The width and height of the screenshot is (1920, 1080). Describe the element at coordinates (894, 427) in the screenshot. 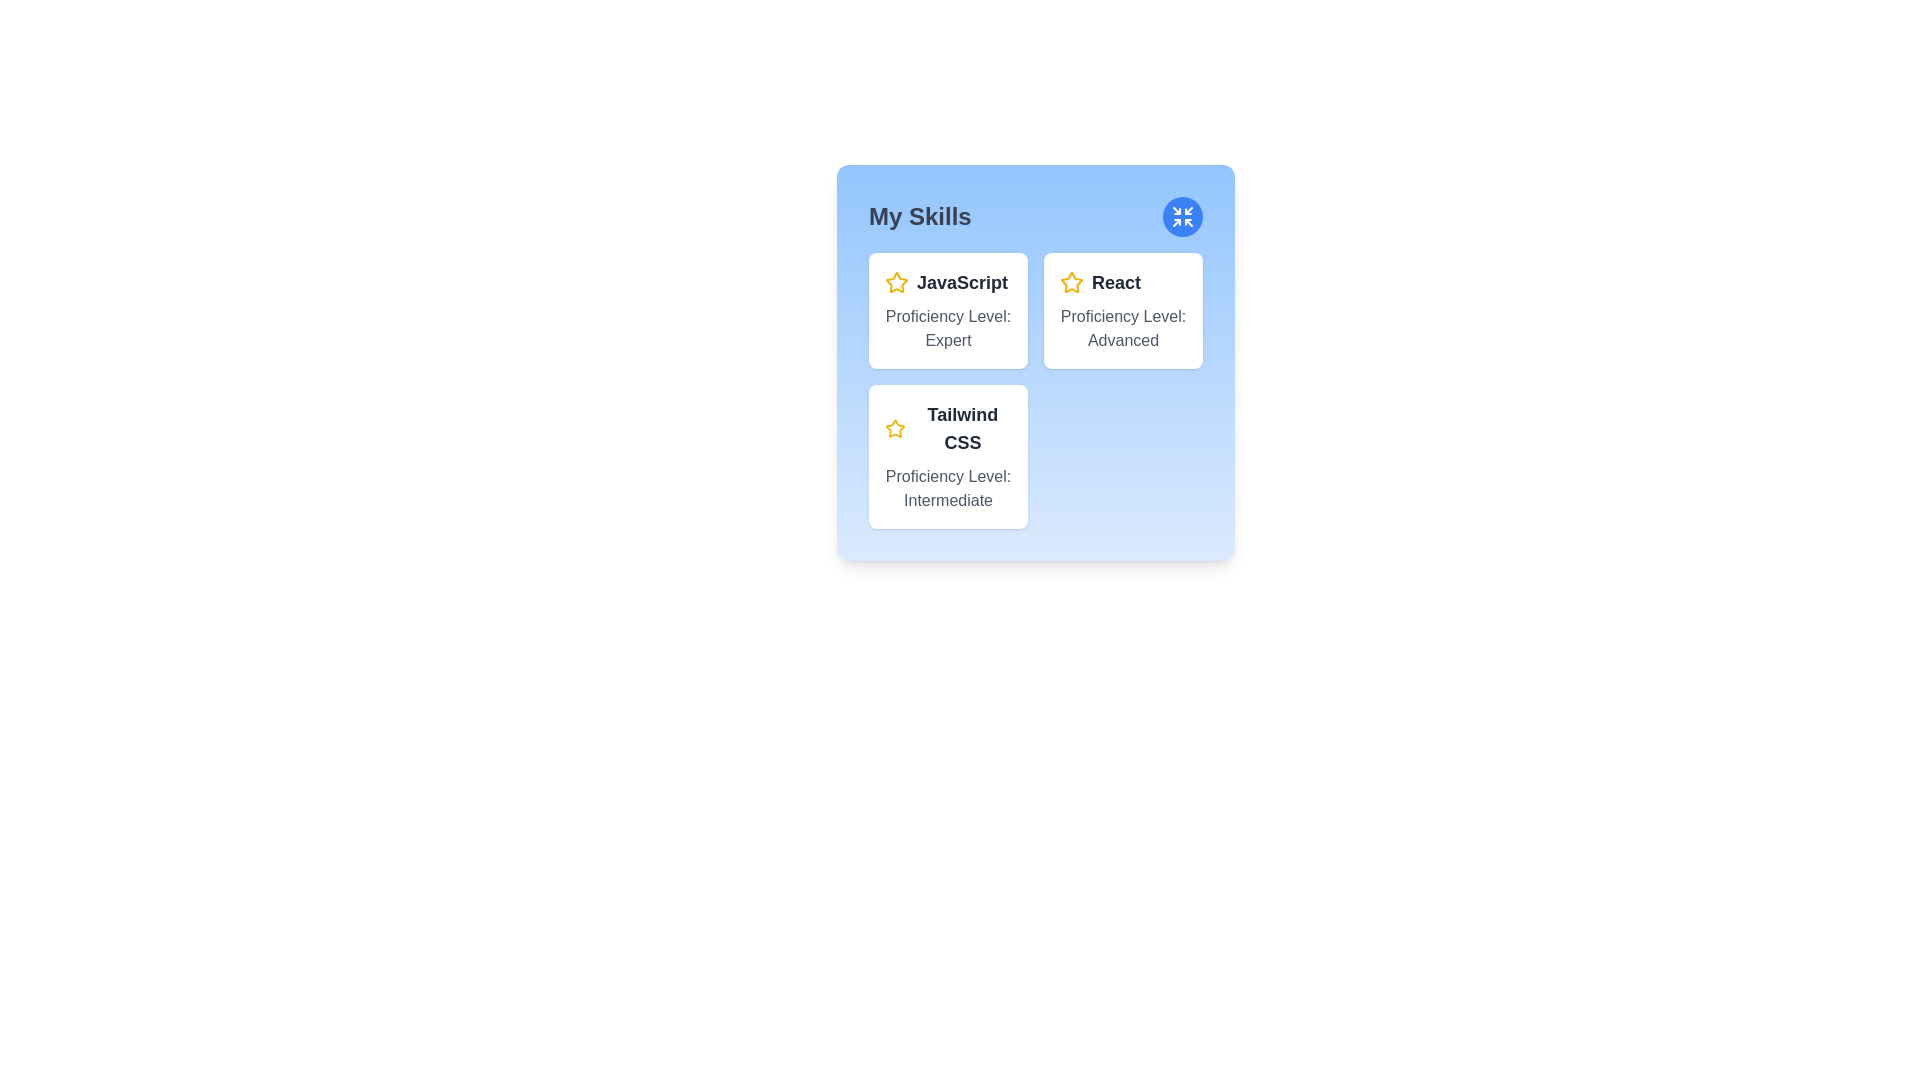

I see `the star icon representing expertise, located to the left of the 'JavaScript' text label in the 'My Skills' section` at that location.